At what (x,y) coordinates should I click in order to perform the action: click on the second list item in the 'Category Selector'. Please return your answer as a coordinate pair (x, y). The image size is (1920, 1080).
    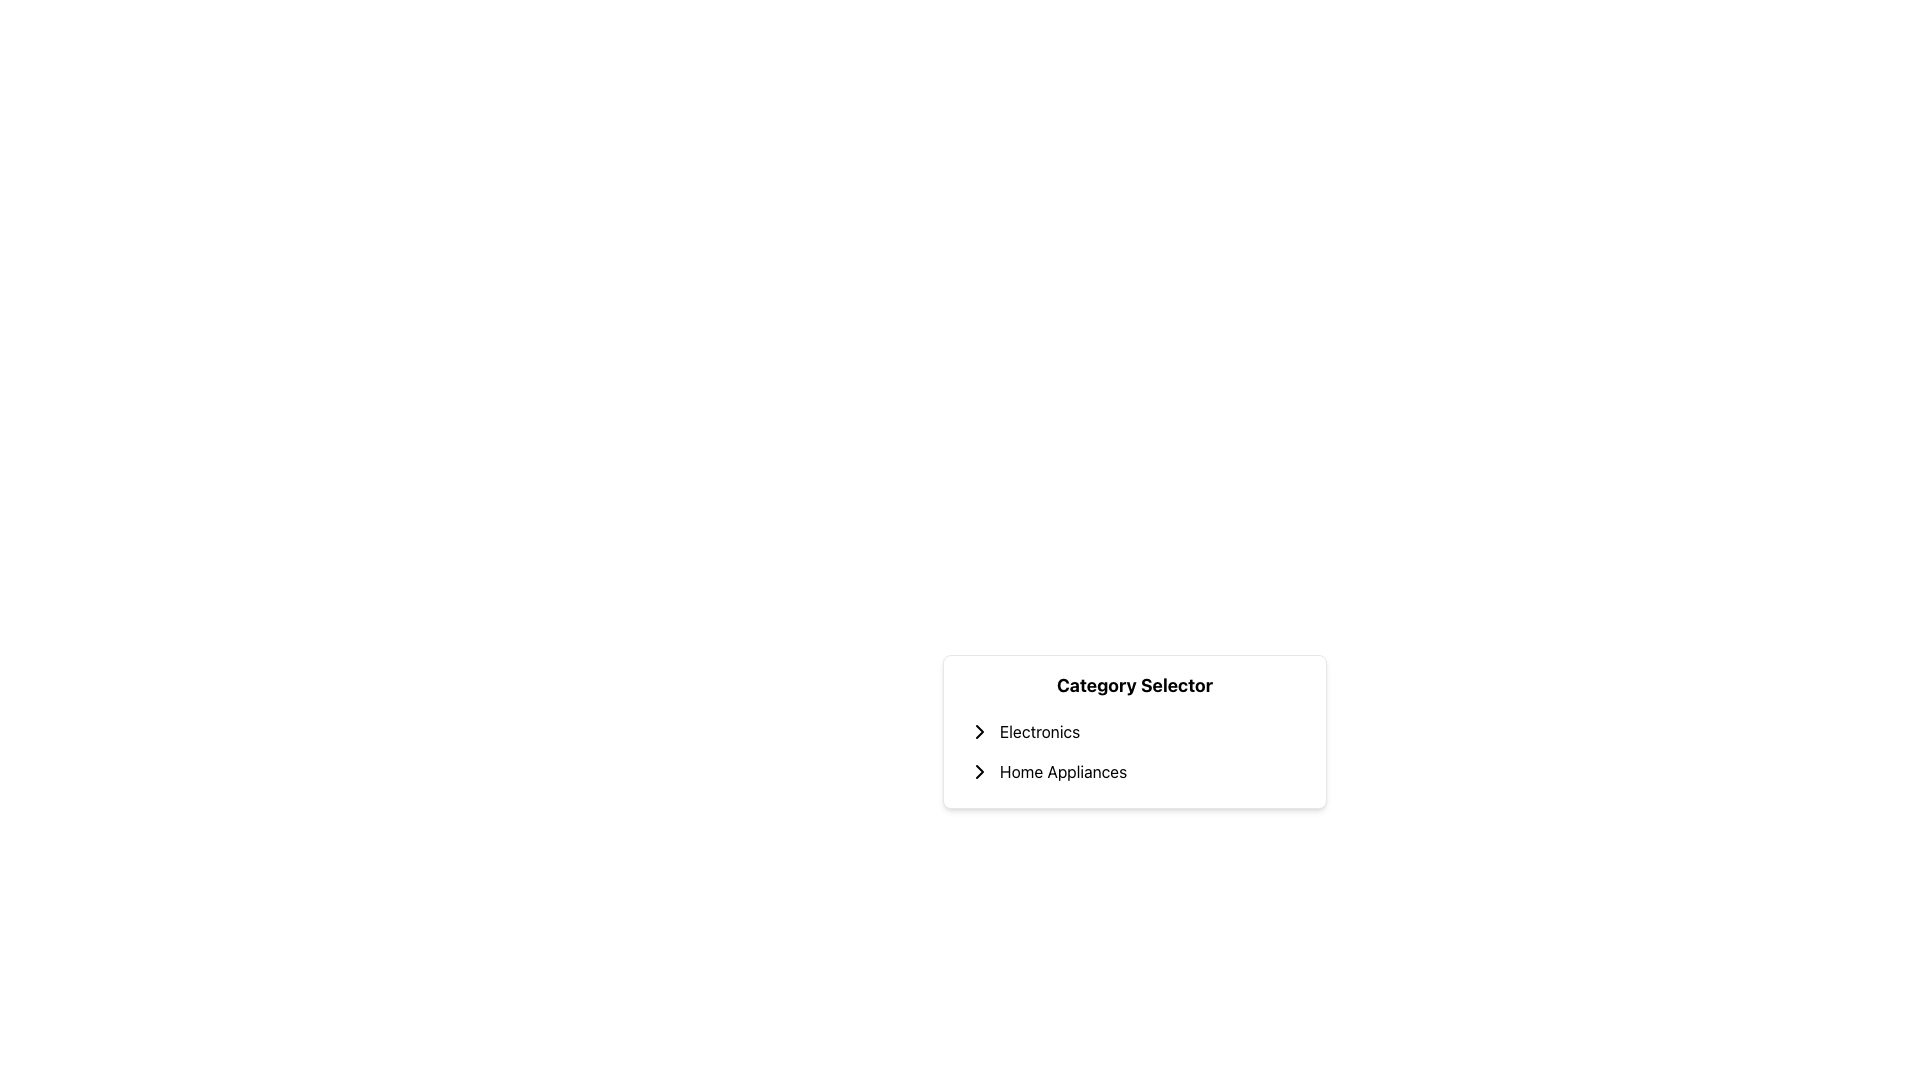
    Looking at the image, I should click on (1134, 752).